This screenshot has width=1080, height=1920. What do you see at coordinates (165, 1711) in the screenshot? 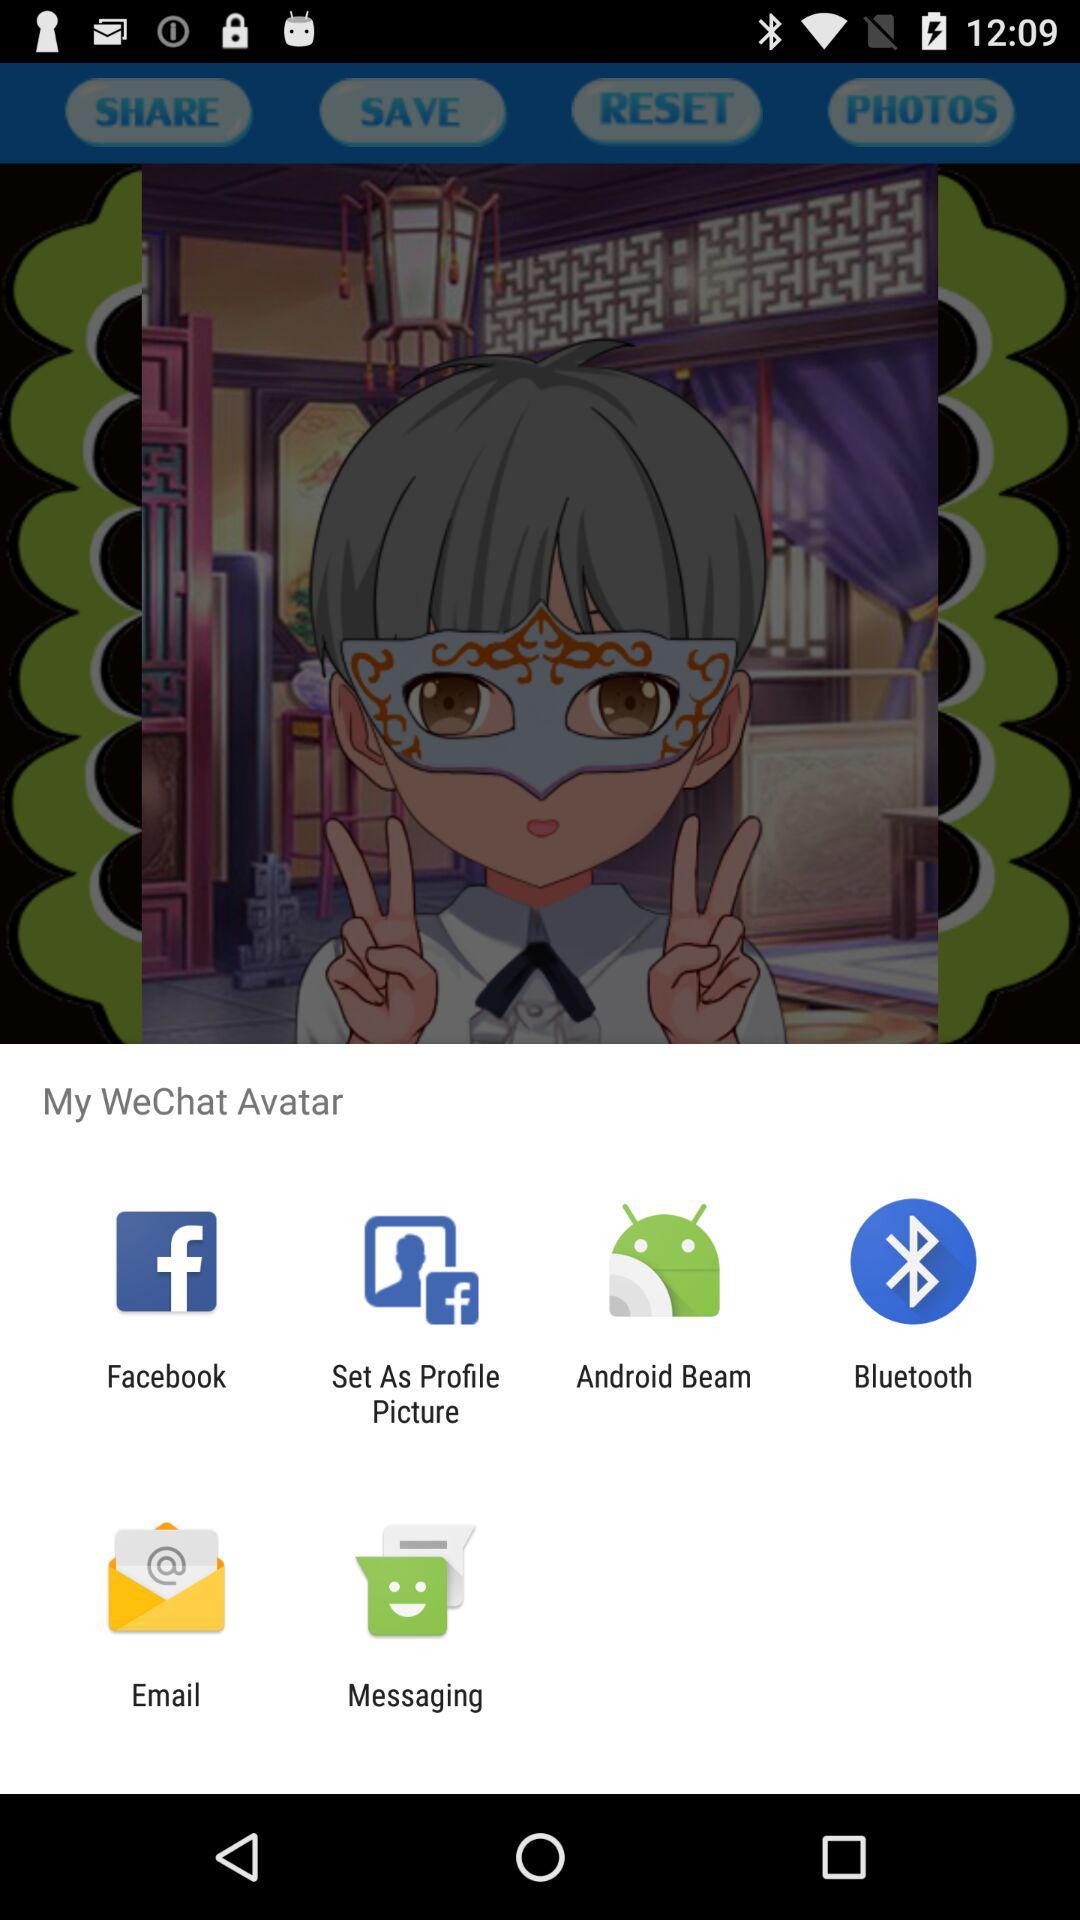
I see `item to the left of messaging item` at bounding box center [165, 1711].